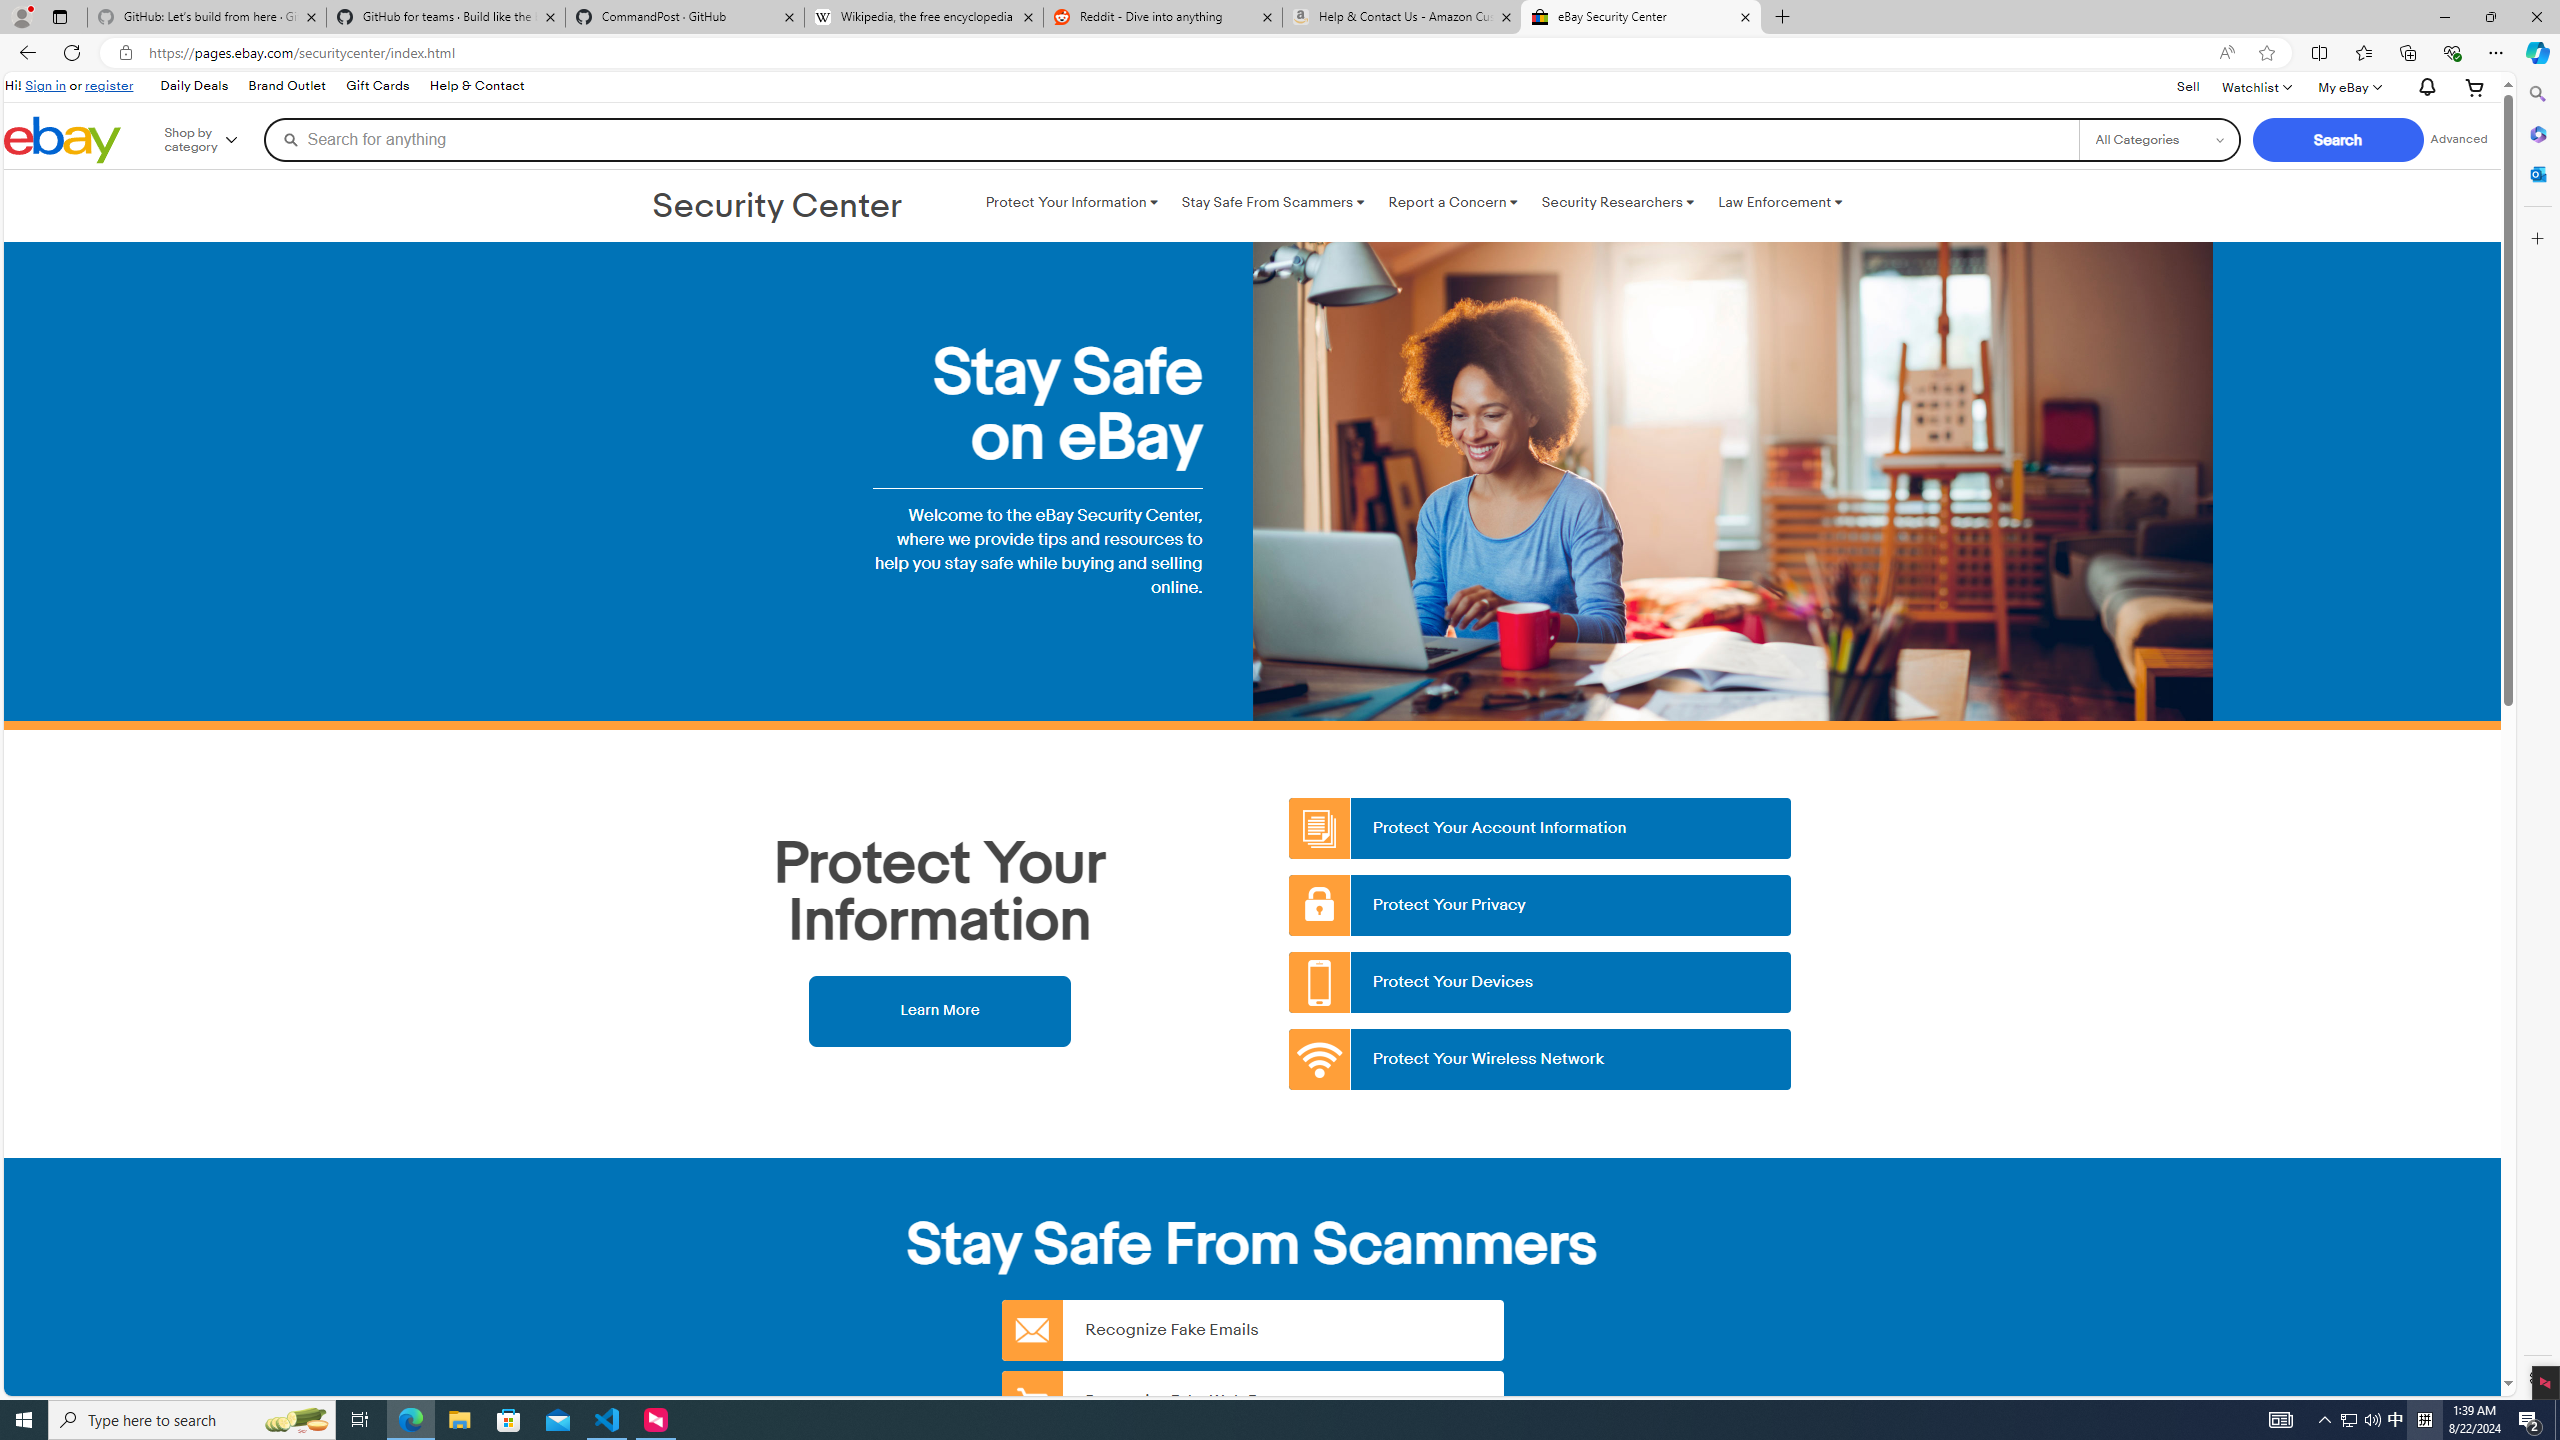 This screenshot has height=1440, width=2560. What do you see at coordinates (2537, 735) in the screenshot?
I see `'Side bar'` at bounding box center [2537, 735].